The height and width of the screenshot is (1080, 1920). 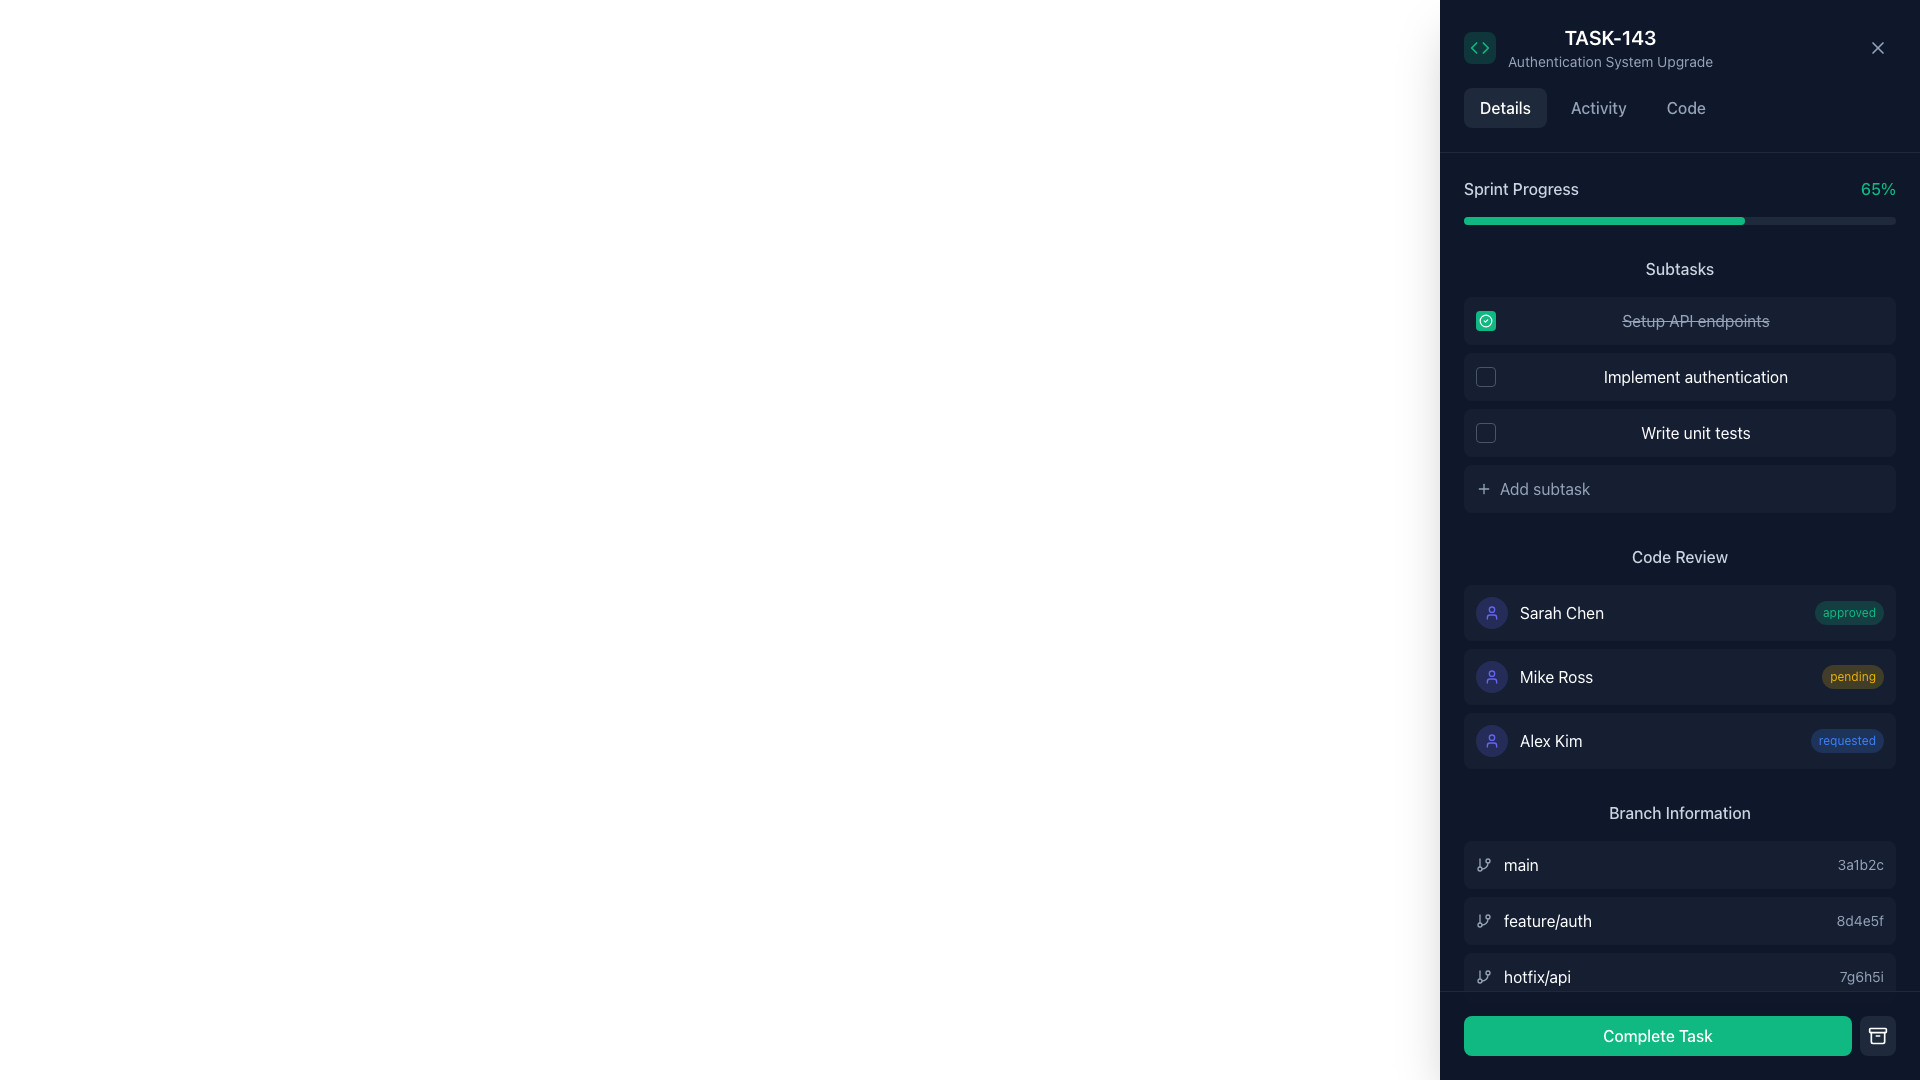 I want to click on the clickable checkbox for the subtask 'Implement authentication', so click(x=1486, y=377).